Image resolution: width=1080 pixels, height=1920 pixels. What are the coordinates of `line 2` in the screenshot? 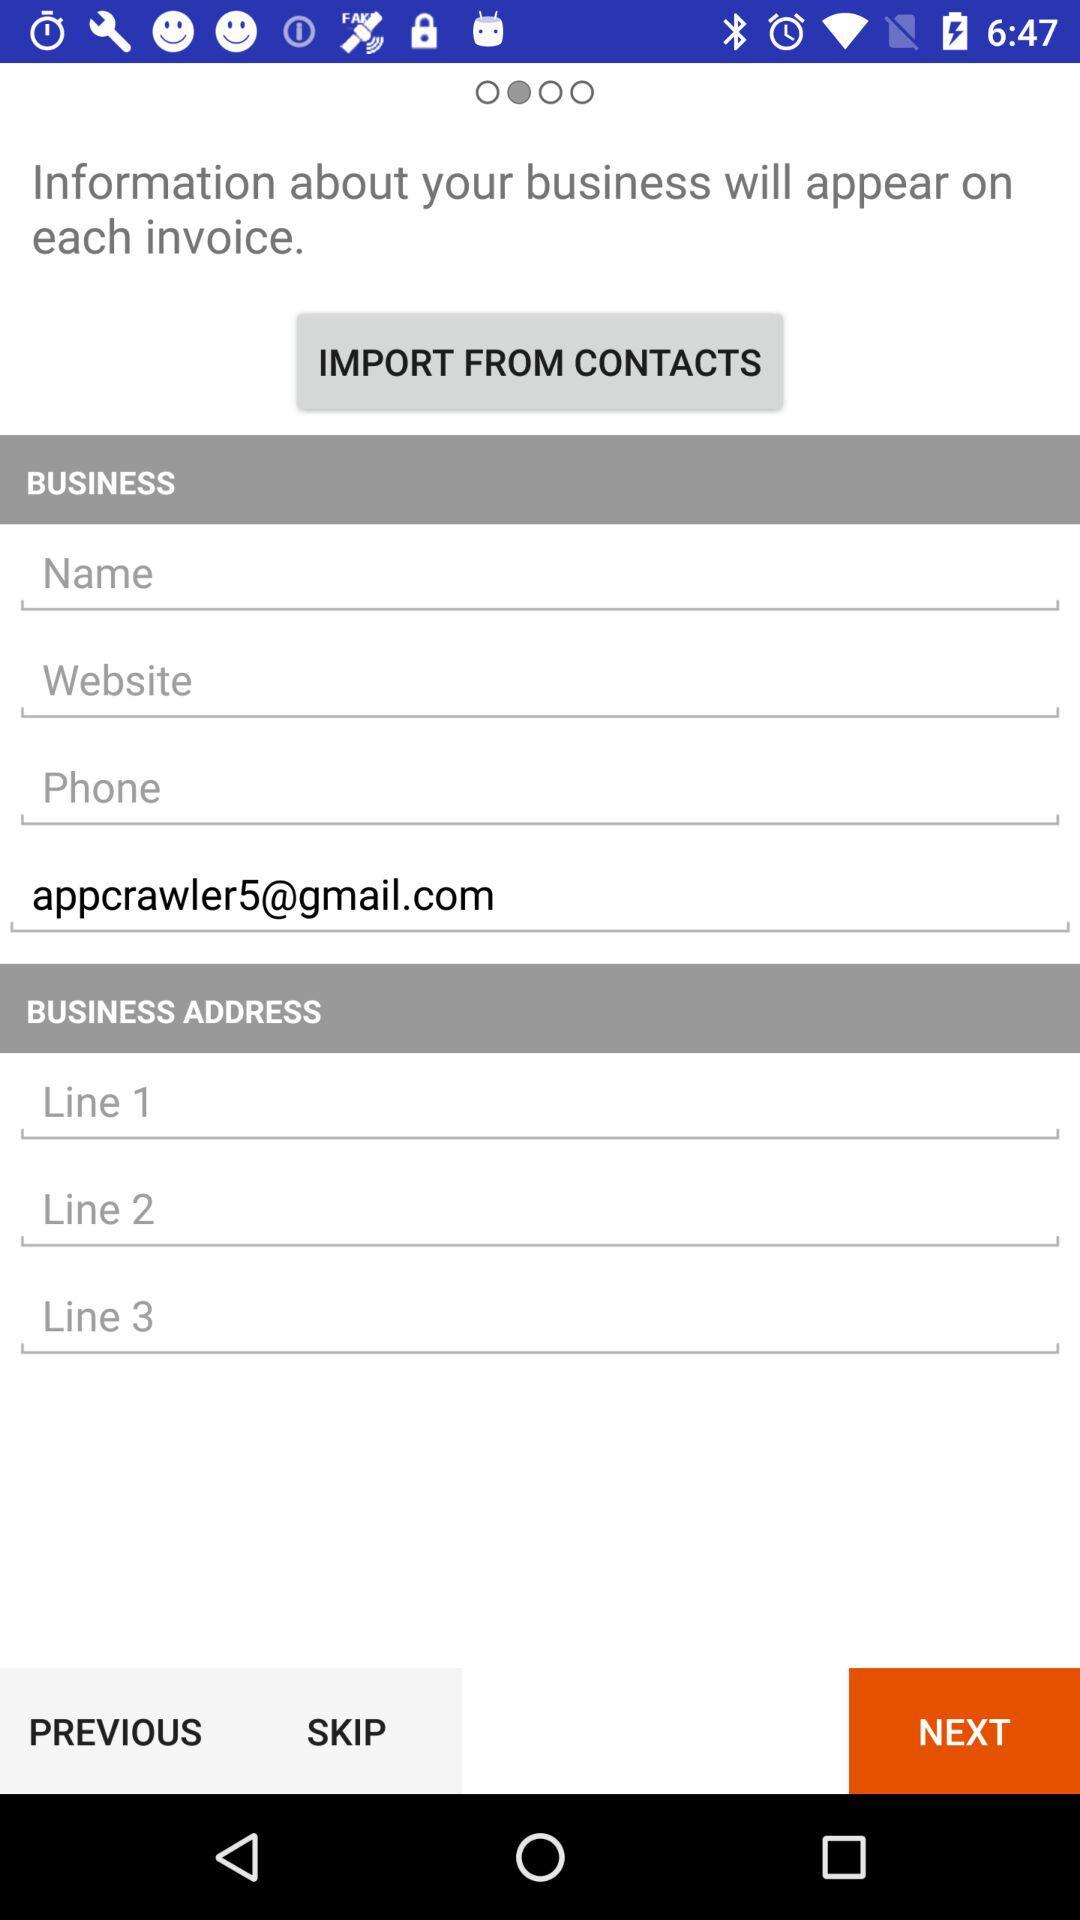 It's located at (540, 1207).